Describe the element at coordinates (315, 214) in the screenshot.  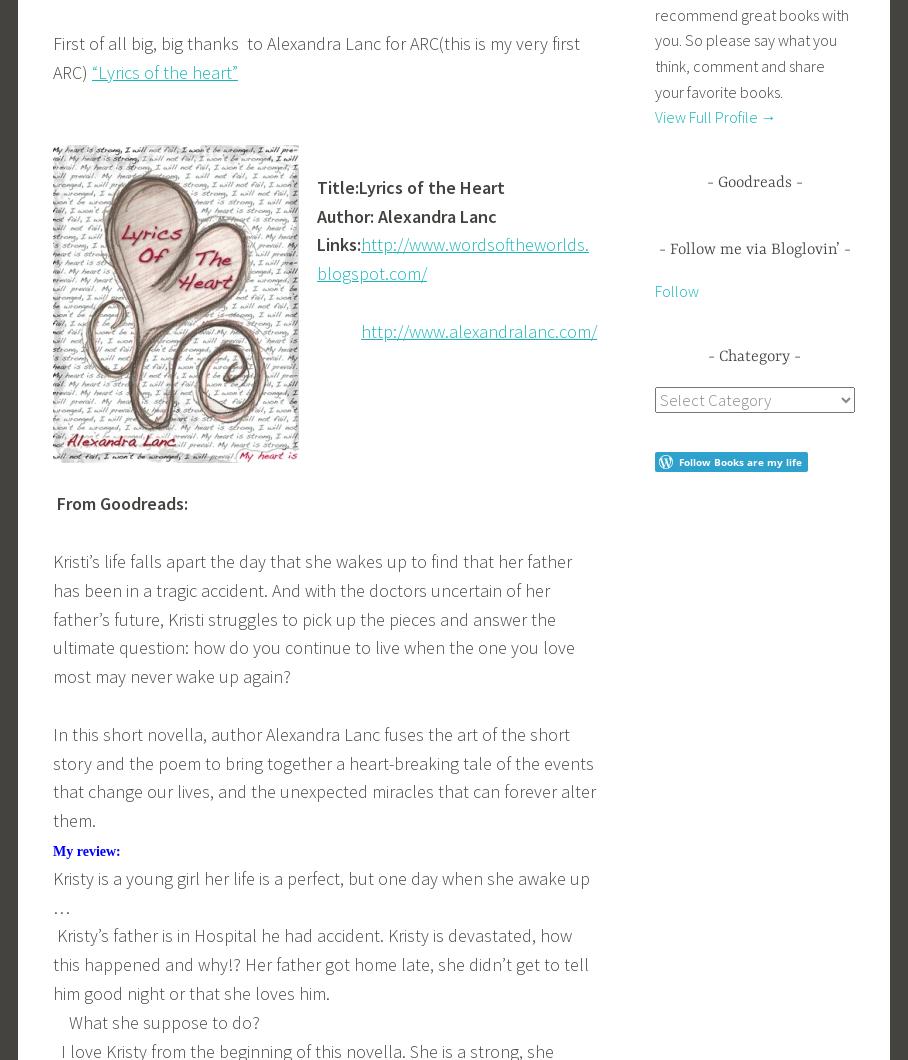
I see `'Author: Alexandra Lanc'` at that location.